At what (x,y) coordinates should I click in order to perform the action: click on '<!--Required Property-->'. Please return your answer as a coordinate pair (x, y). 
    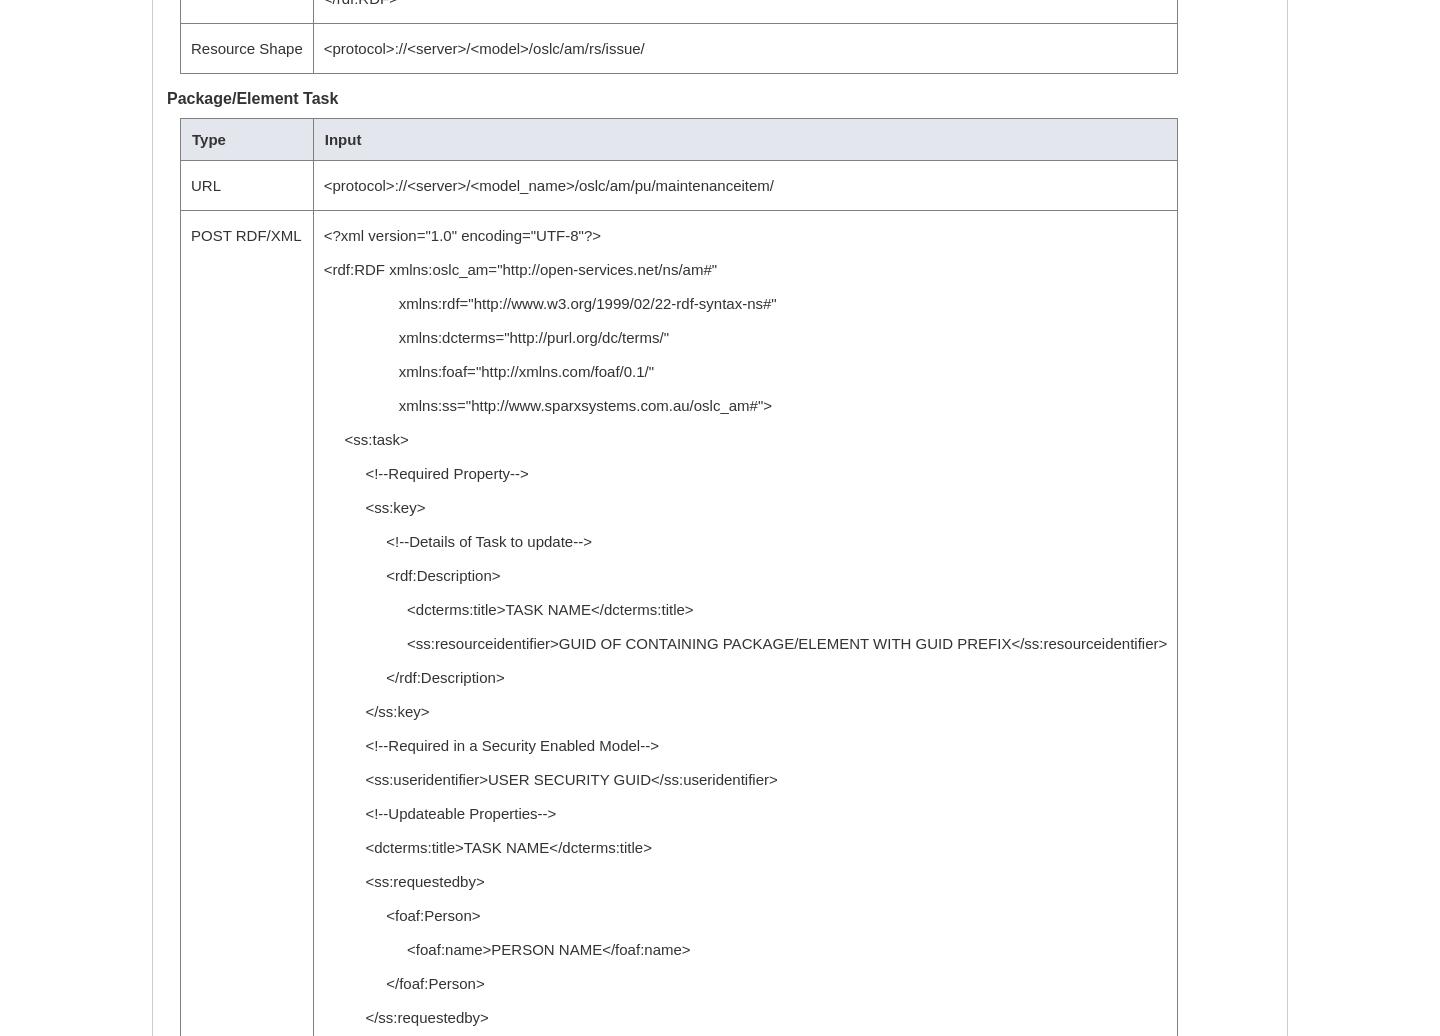
    Looking at the image, I should click on (425, 473).